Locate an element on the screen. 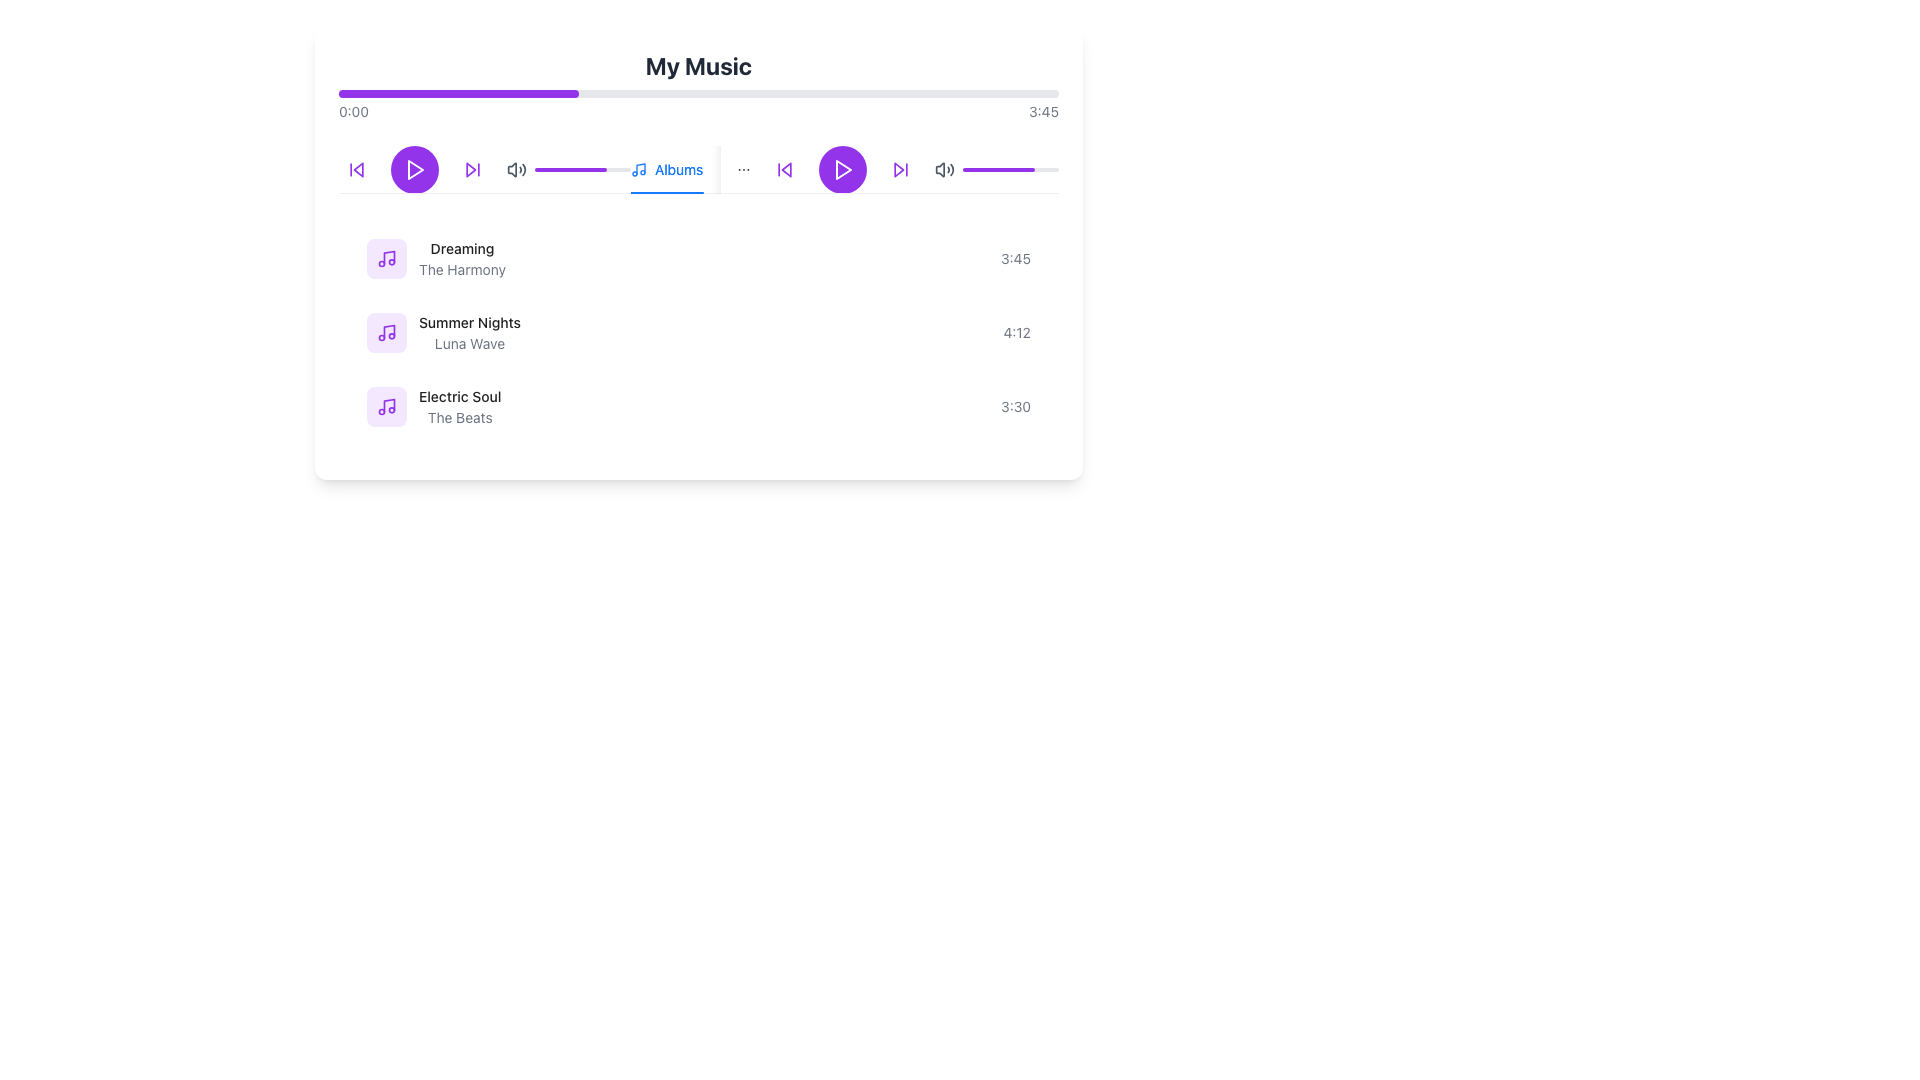 This screenshot has height=1080, width=1920. the volume progress bar, which is a thin horizontal bar with a gray background and a purple-filled section indicating the current volume level is located at coordinates (1011, 168).